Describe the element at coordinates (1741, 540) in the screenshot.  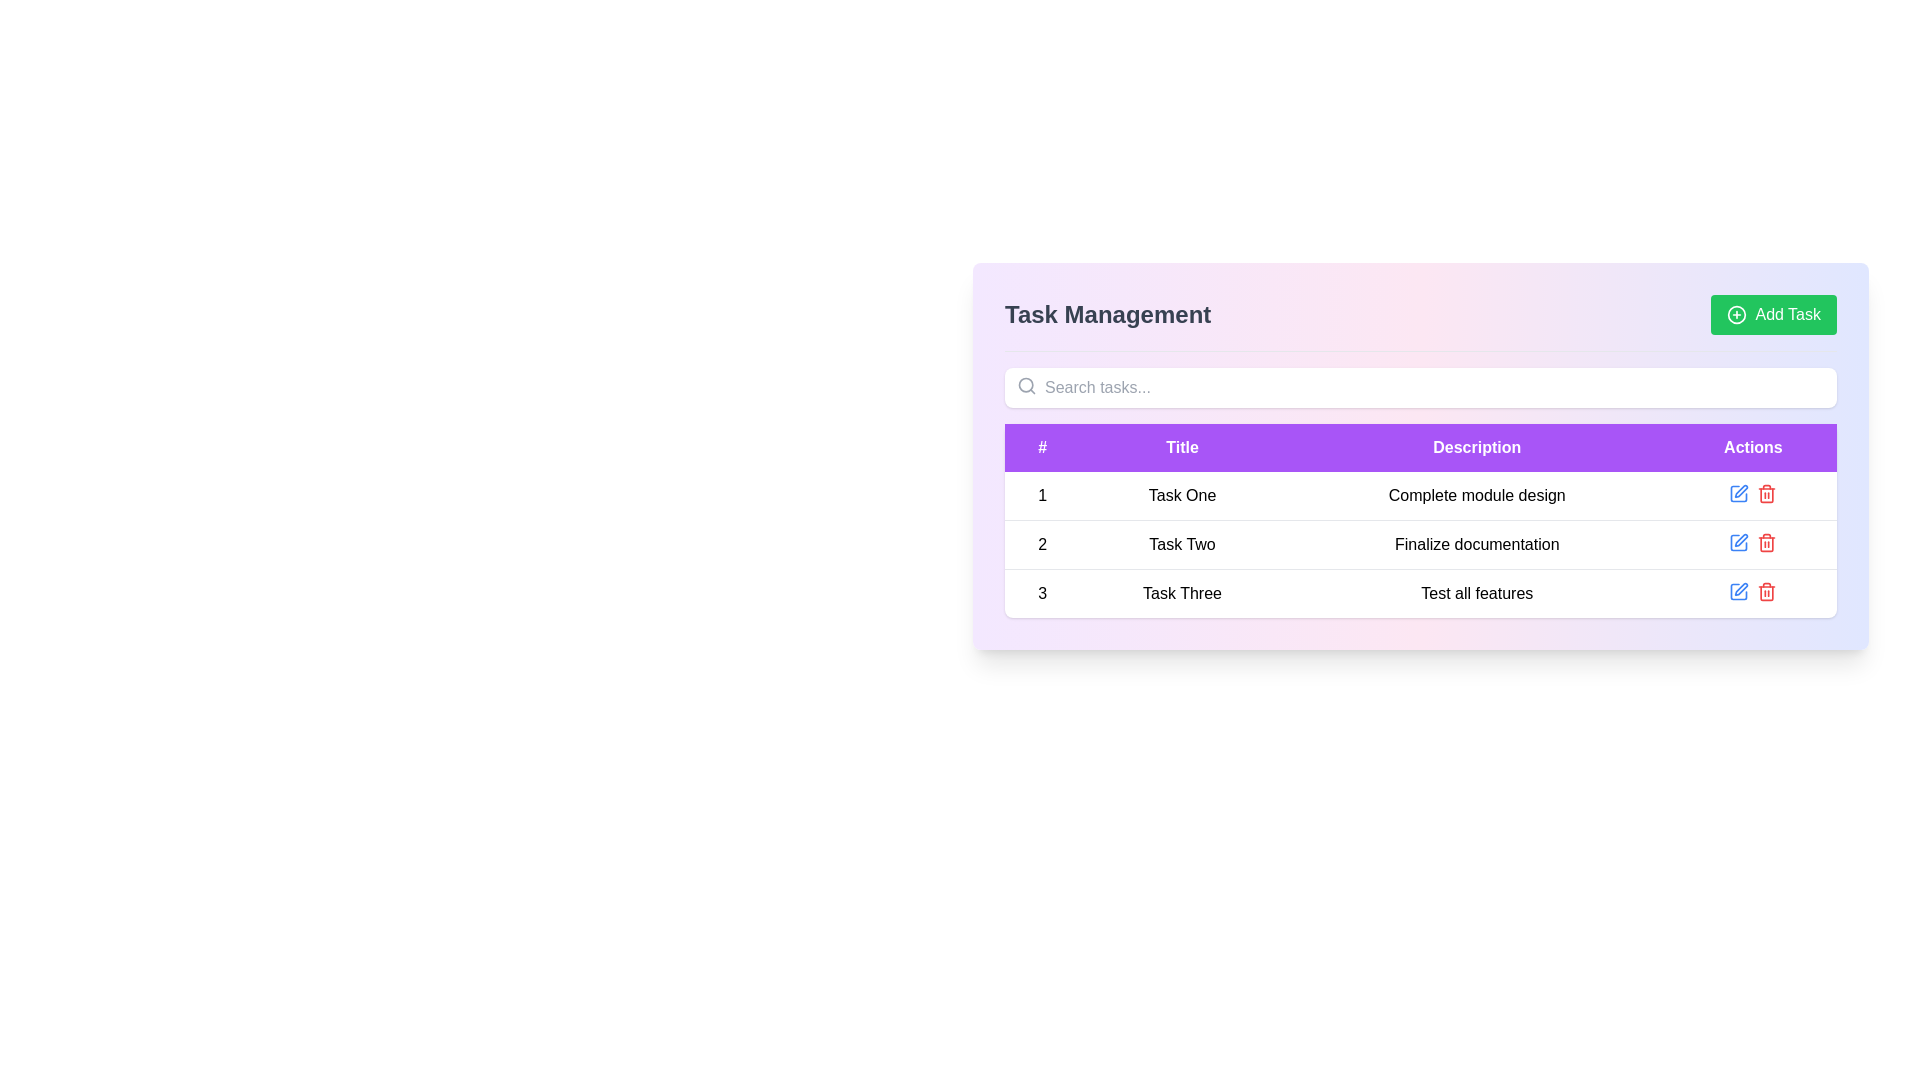
I see `the edit icon button in the 'Actions' column for 'Task Two'` at that location.